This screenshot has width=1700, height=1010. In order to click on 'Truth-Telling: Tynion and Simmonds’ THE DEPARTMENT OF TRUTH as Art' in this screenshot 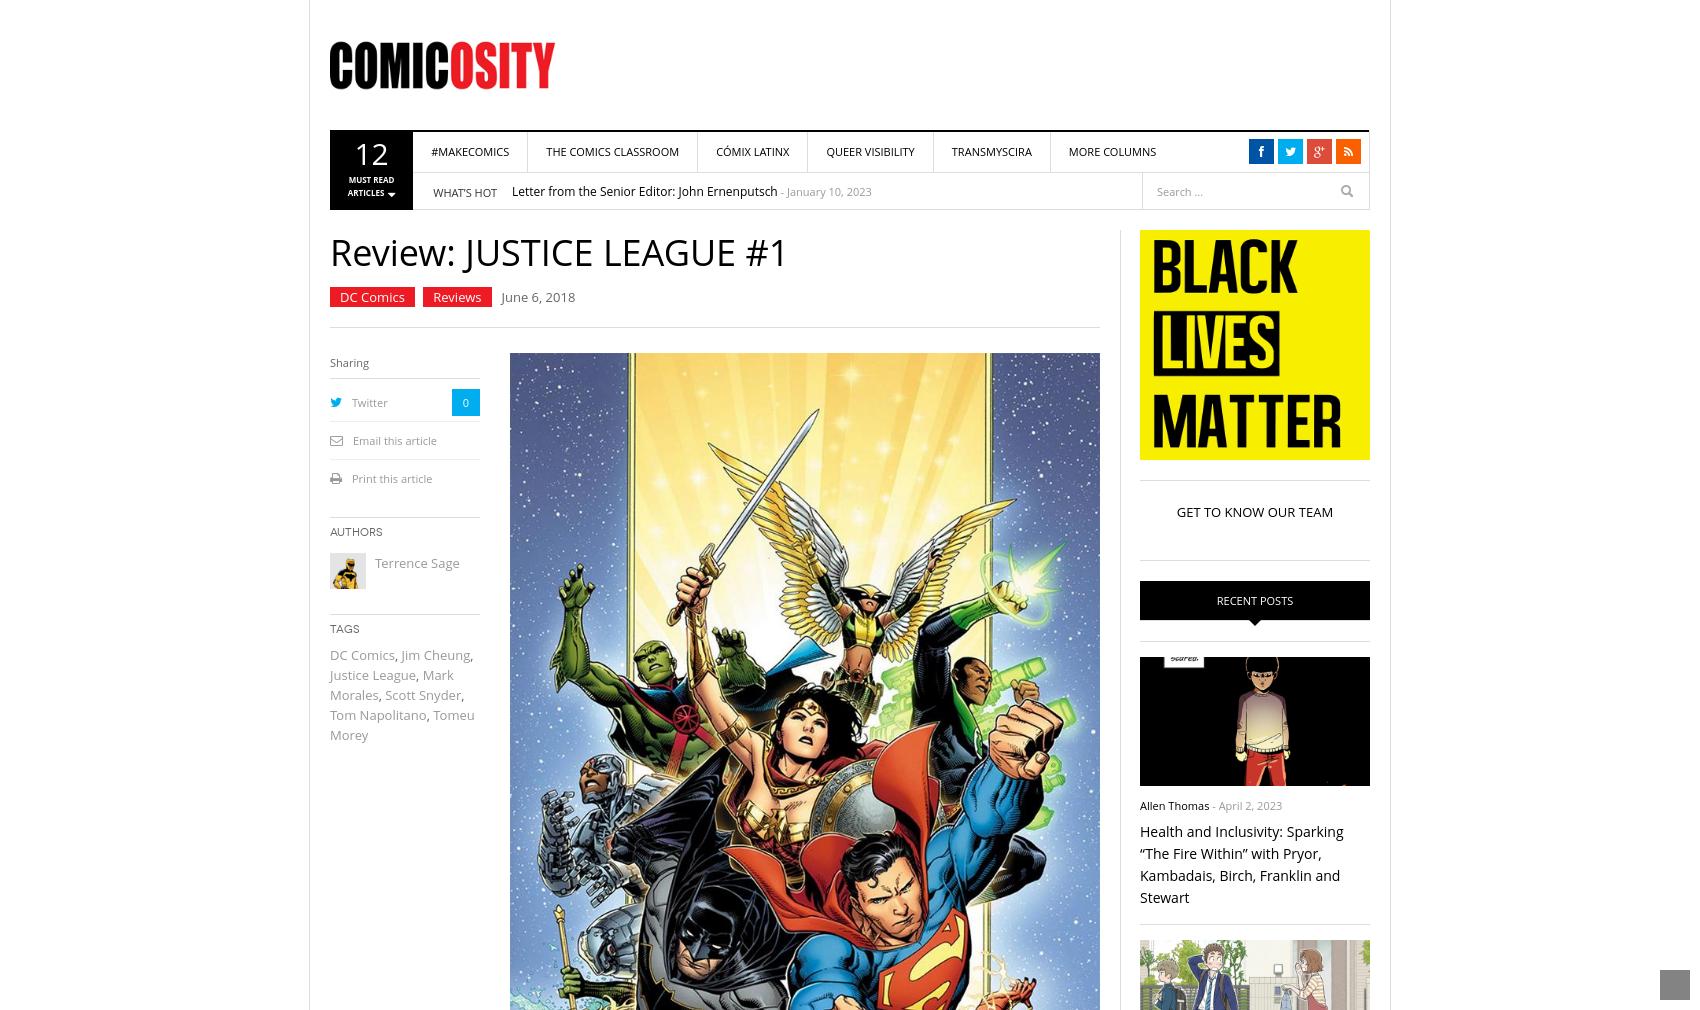, I will do `click(712, 170)`.